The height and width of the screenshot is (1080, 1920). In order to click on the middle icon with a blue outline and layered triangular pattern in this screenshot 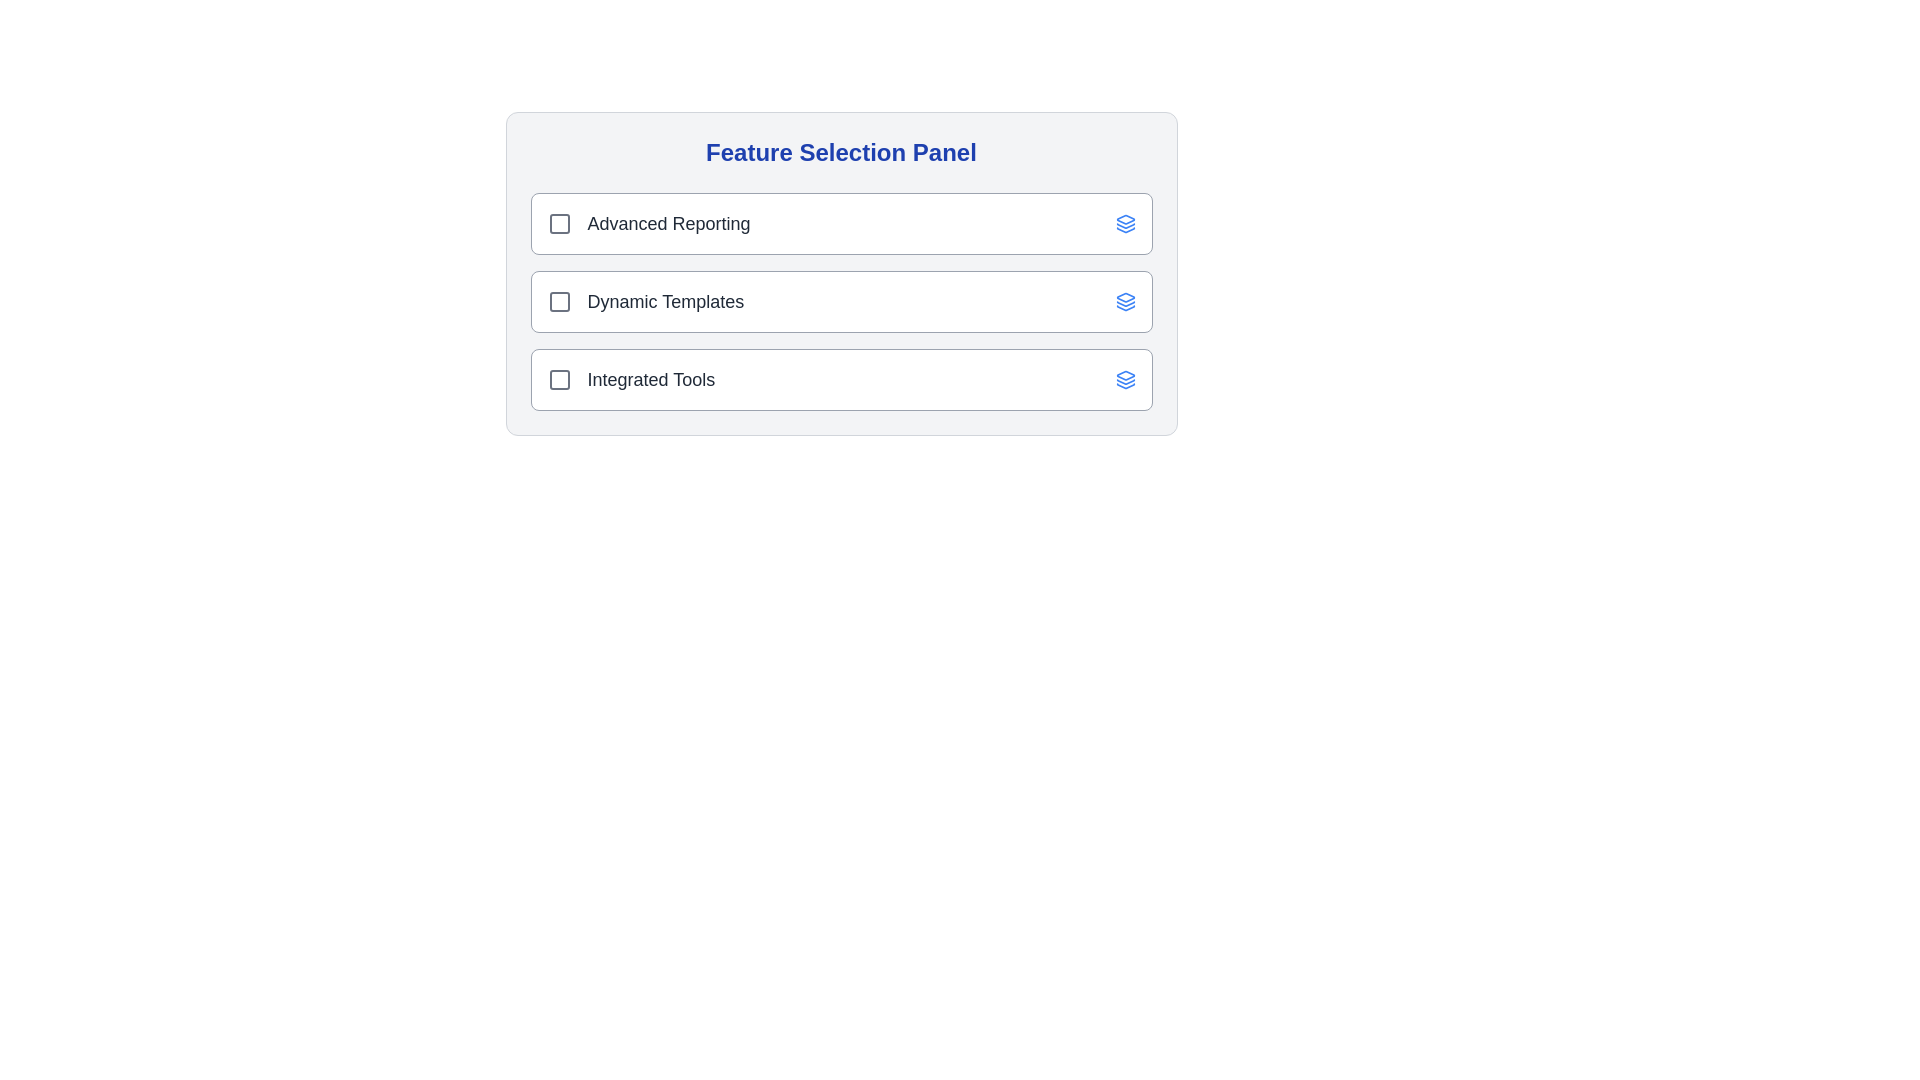, I will do `click(1125, 304)`.